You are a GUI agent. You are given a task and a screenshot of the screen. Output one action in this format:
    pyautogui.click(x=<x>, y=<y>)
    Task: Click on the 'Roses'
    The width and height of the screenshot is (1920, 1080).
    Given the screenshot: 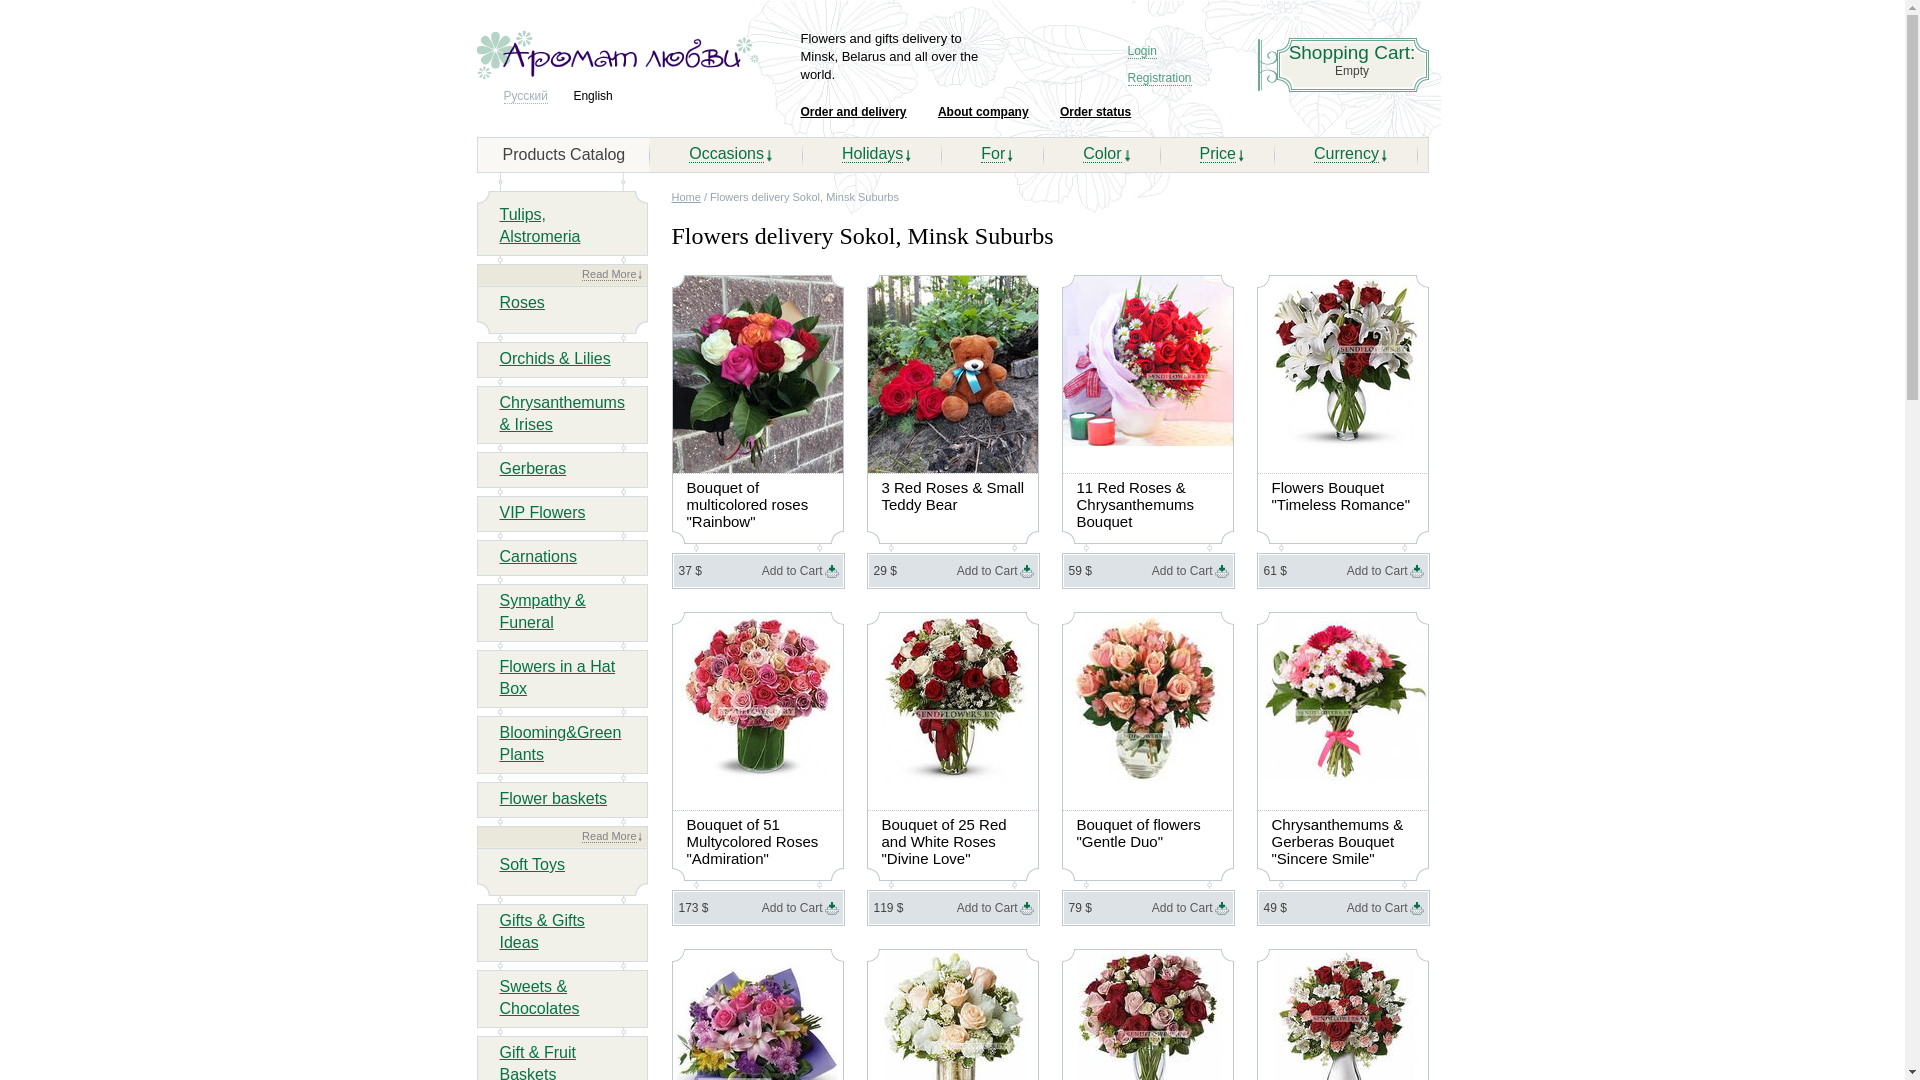 What is the action you would take?
    pyautogui.click(x=522, y=302)
    